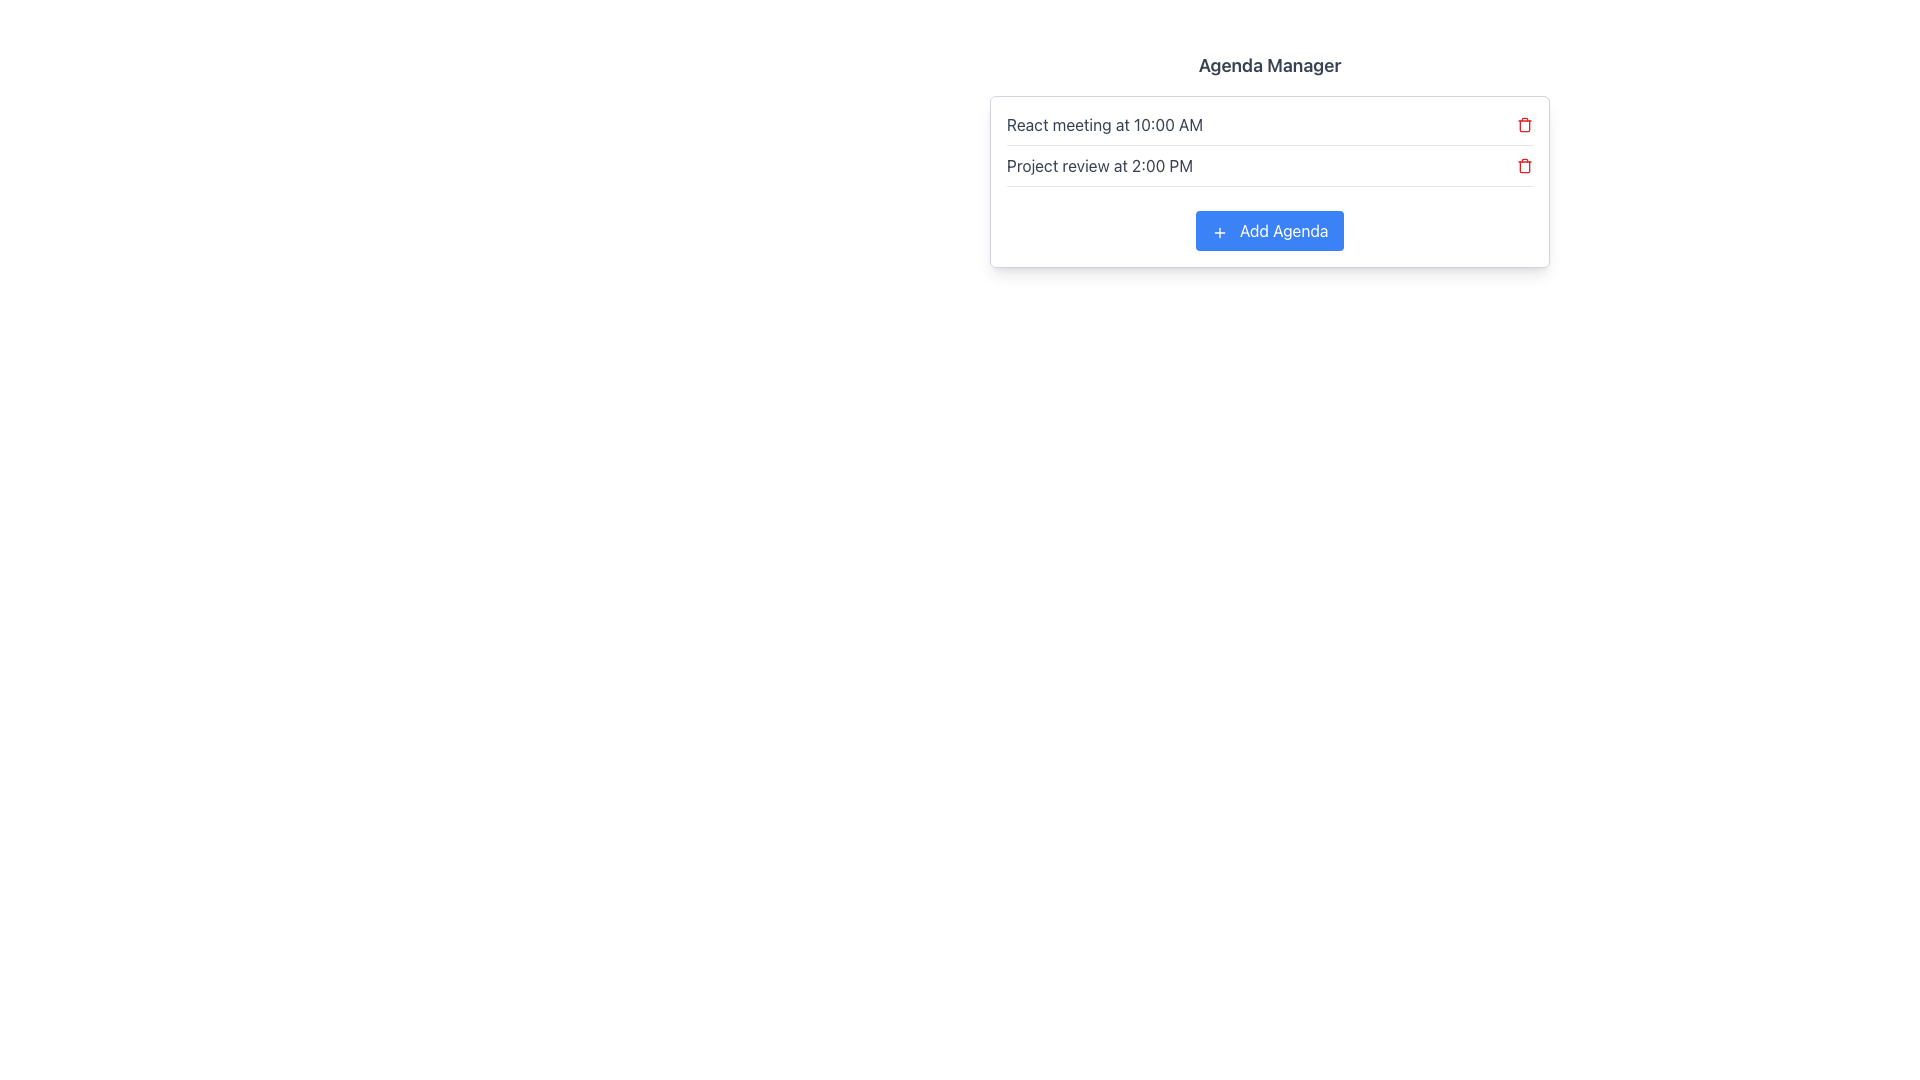  Describe the element at coordinates (1524, 164) in the screenshot. I see `the trash can icon button located at the bottom-right corner of the 'Project review at 2:00 PM' text block to observe the color change effect` at that location.